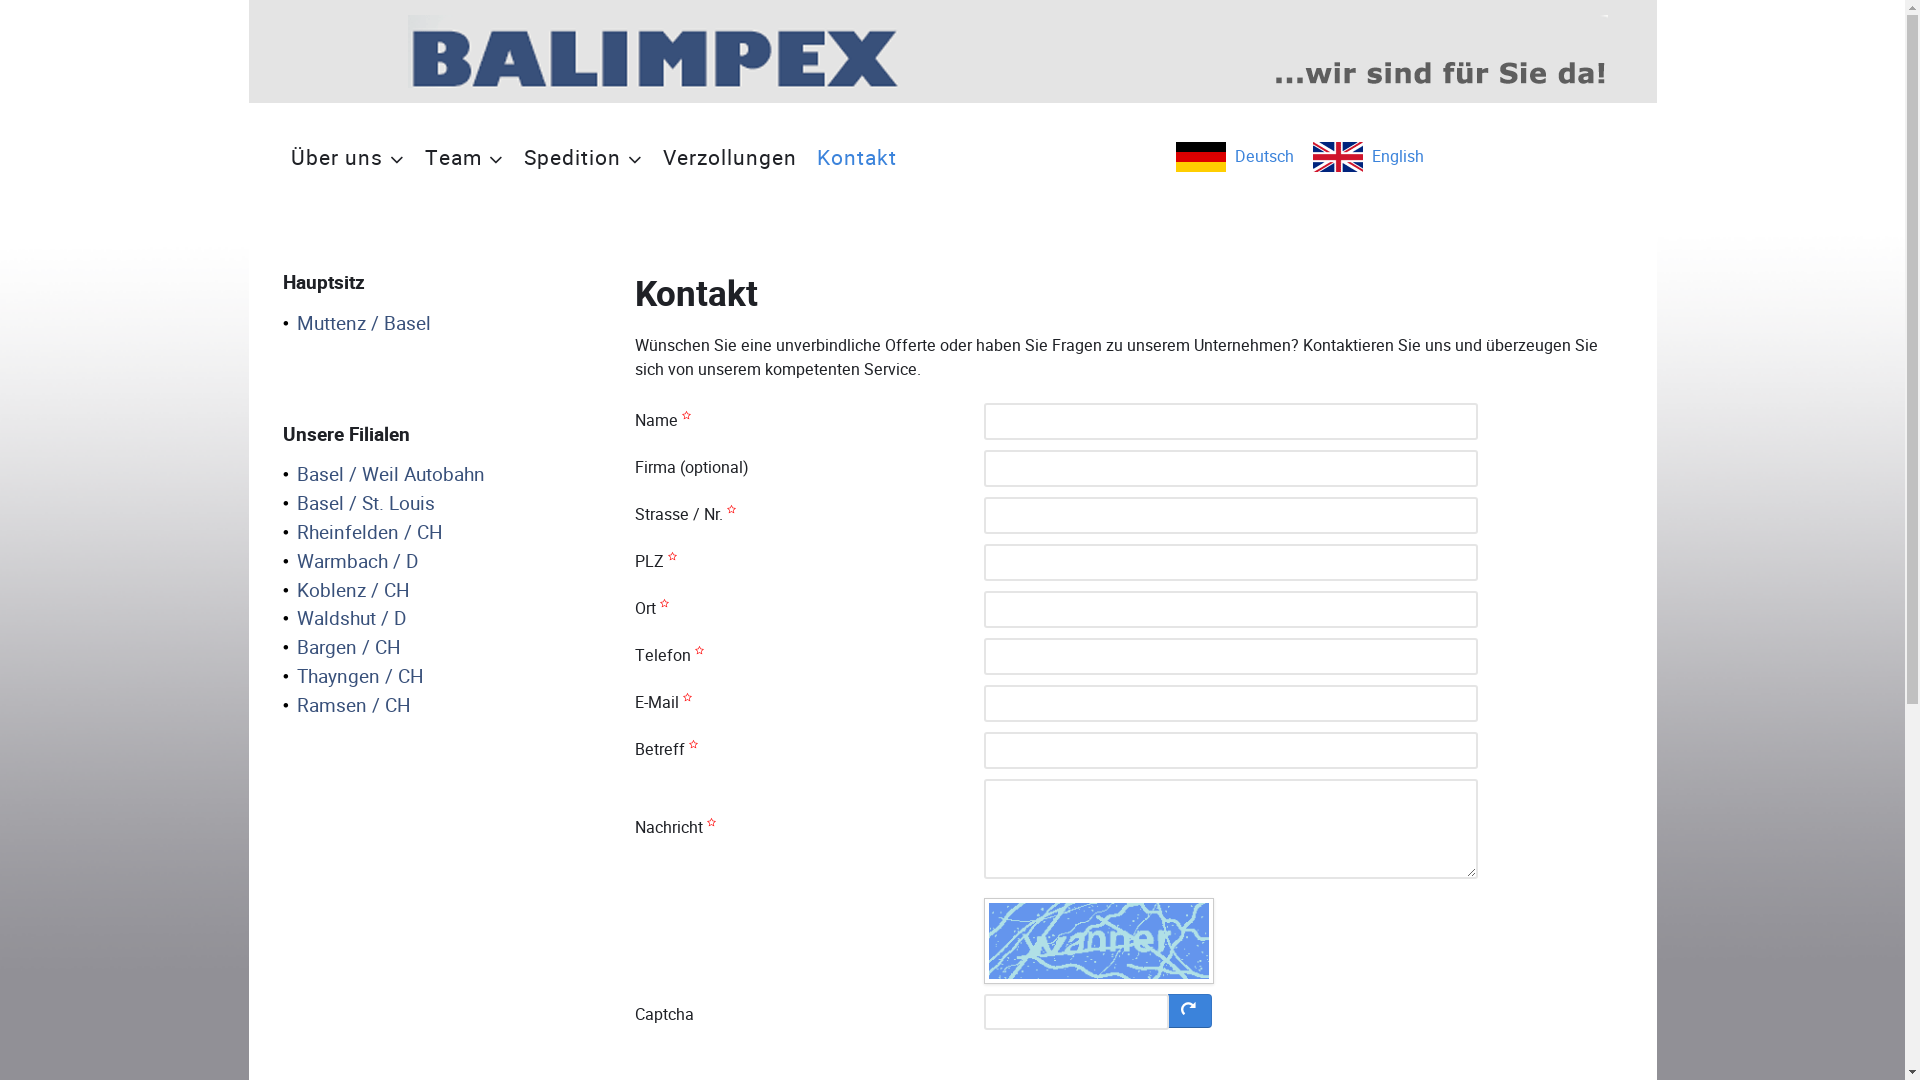  Describe the element at coordinates (515, 156) in the screenshot. I see `'Spedition'` at that location.